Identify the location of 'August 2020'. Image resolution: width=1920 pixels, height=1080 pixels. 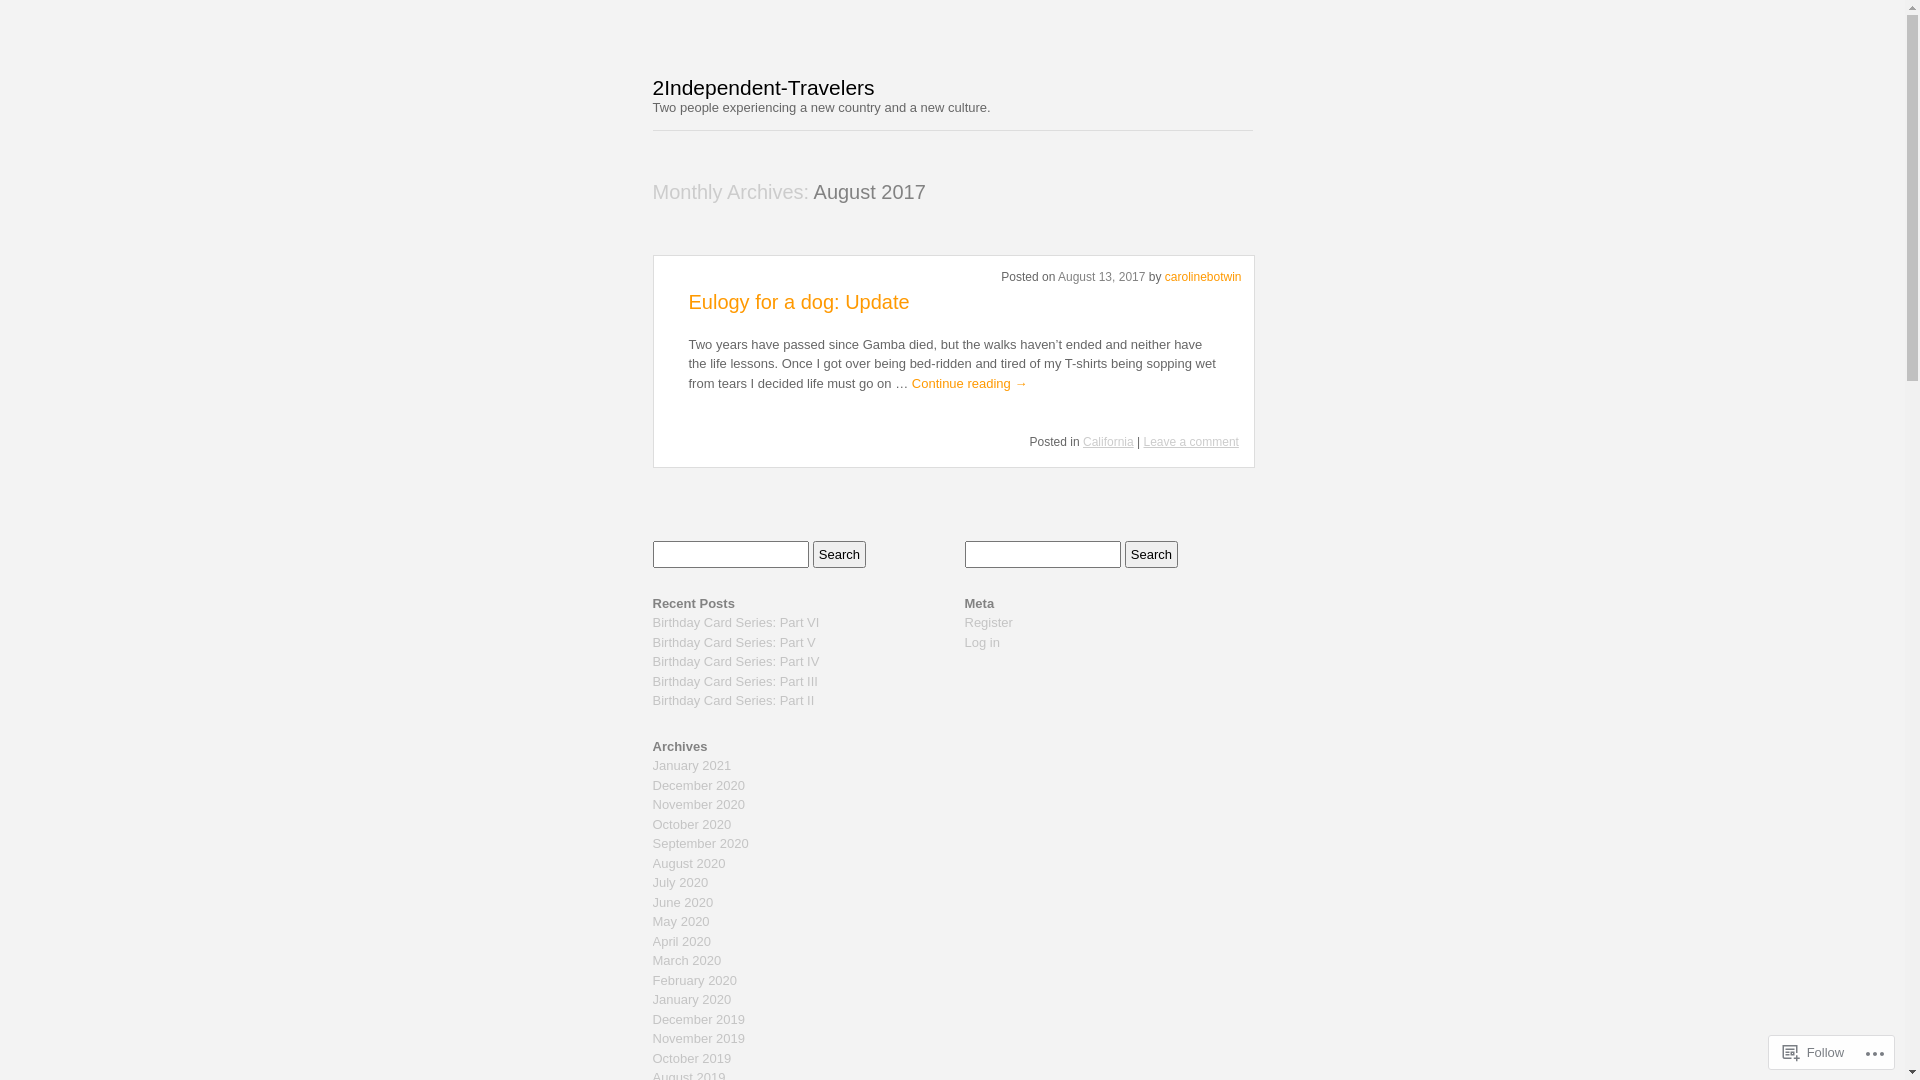
(652, 862).